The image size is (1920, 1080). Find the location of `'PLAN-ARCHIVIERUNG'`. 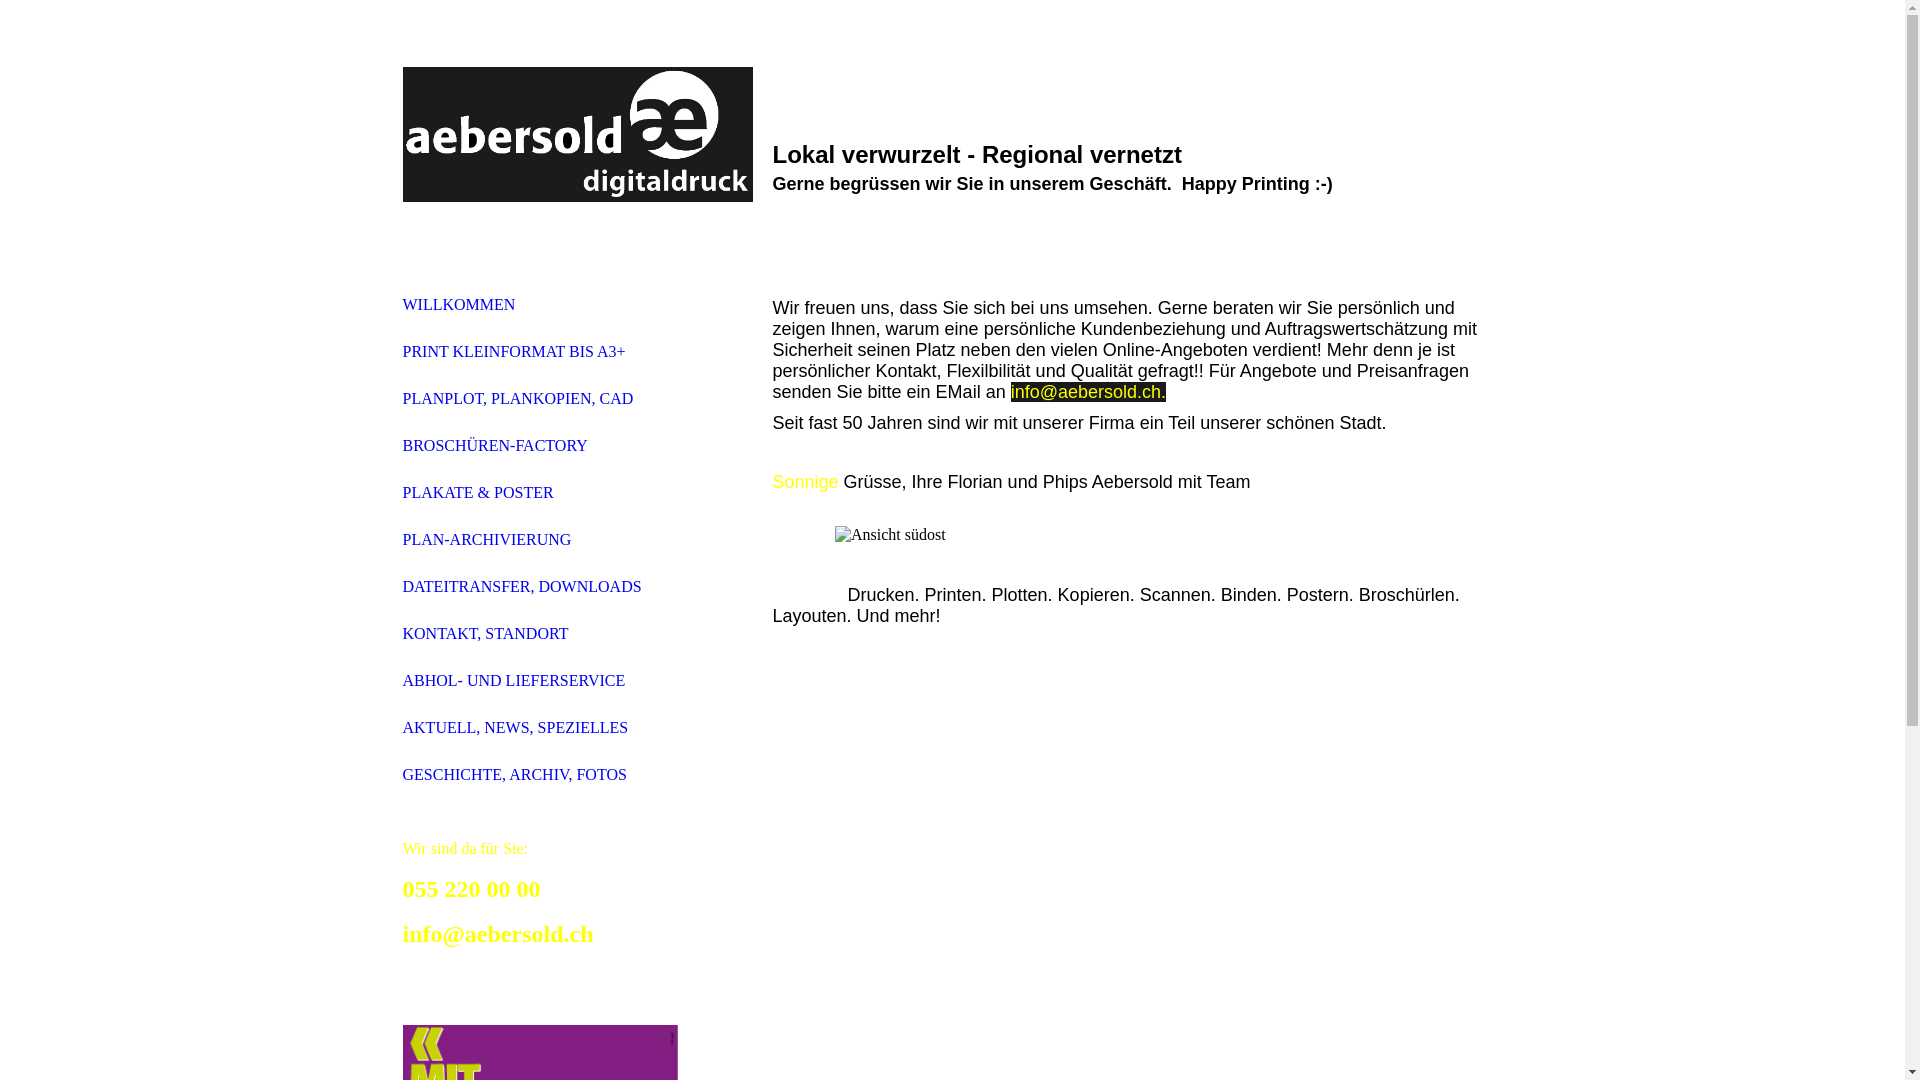

'PLAN-ARCHIVIERUNG' is located at coordinates (486, 538).